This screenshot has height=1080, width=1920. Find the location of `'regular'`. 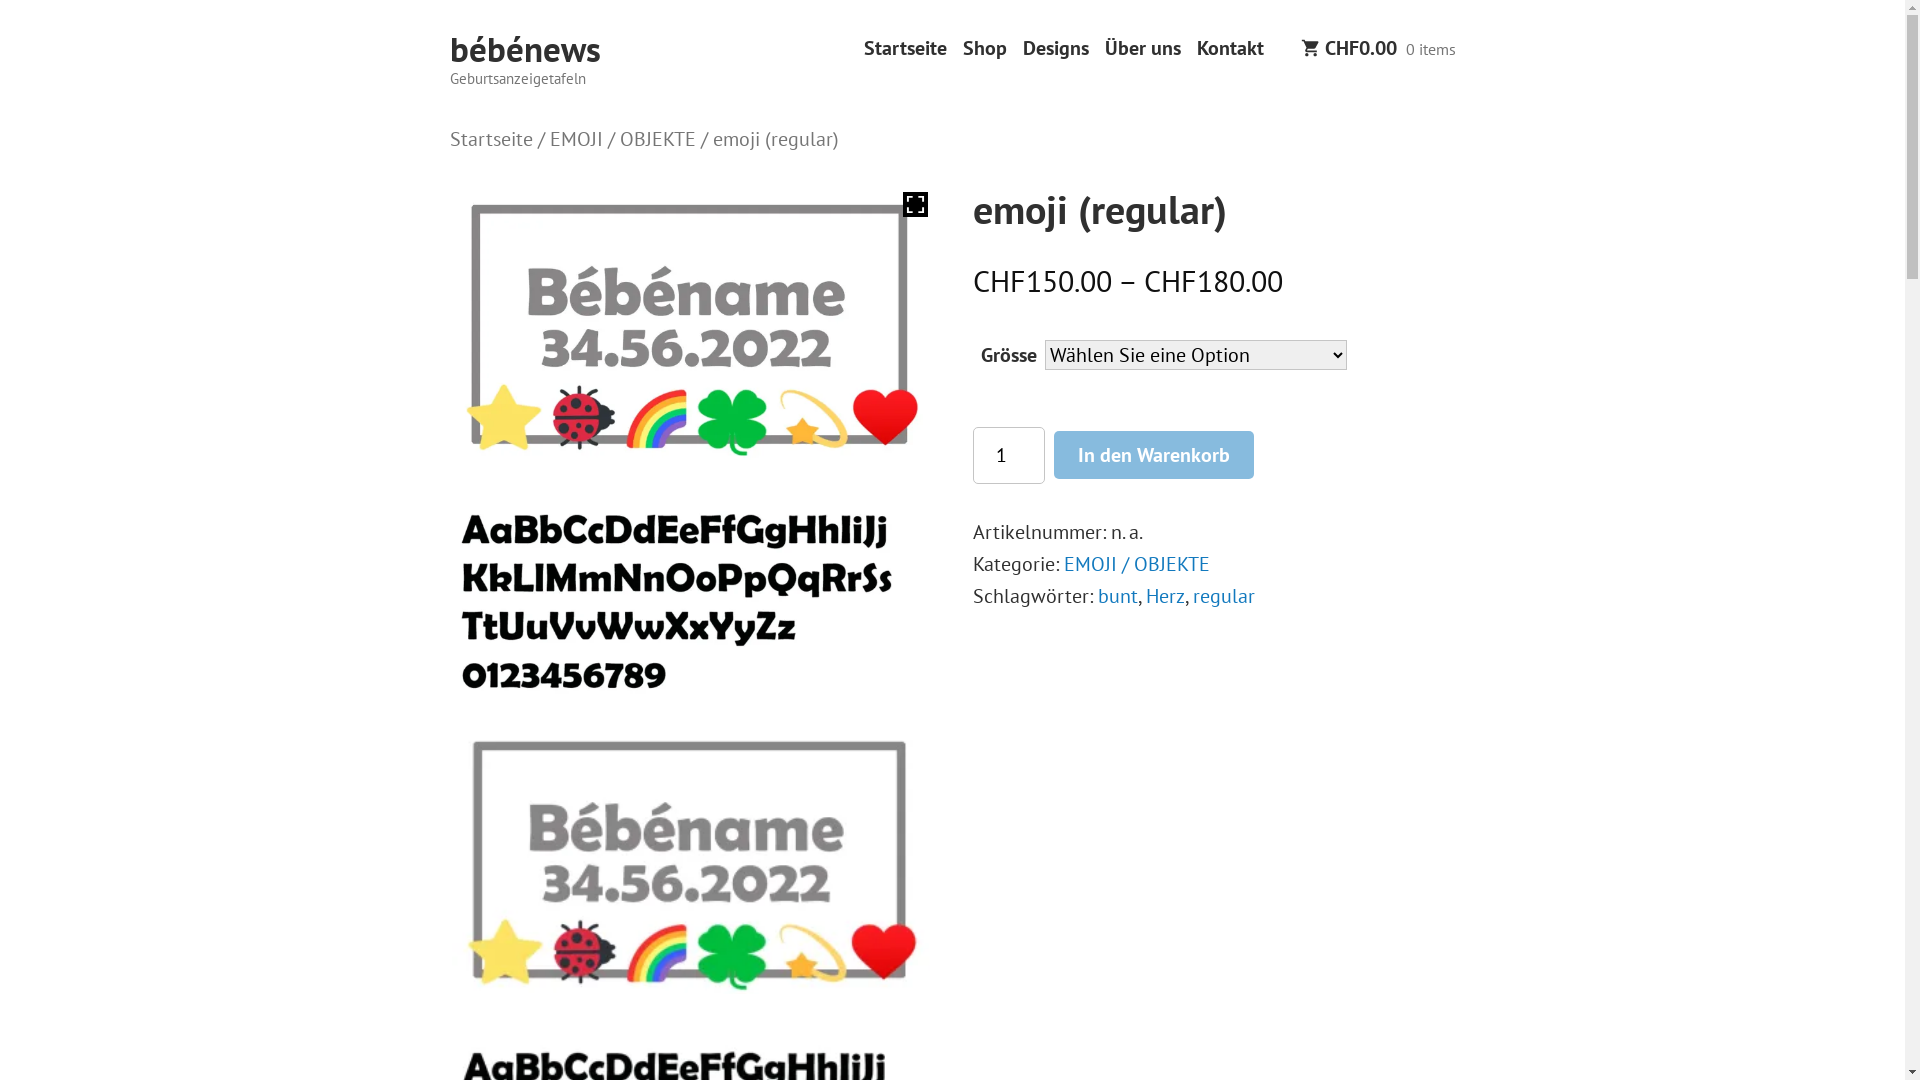

'regular' is located at coordinates (1223, 595).